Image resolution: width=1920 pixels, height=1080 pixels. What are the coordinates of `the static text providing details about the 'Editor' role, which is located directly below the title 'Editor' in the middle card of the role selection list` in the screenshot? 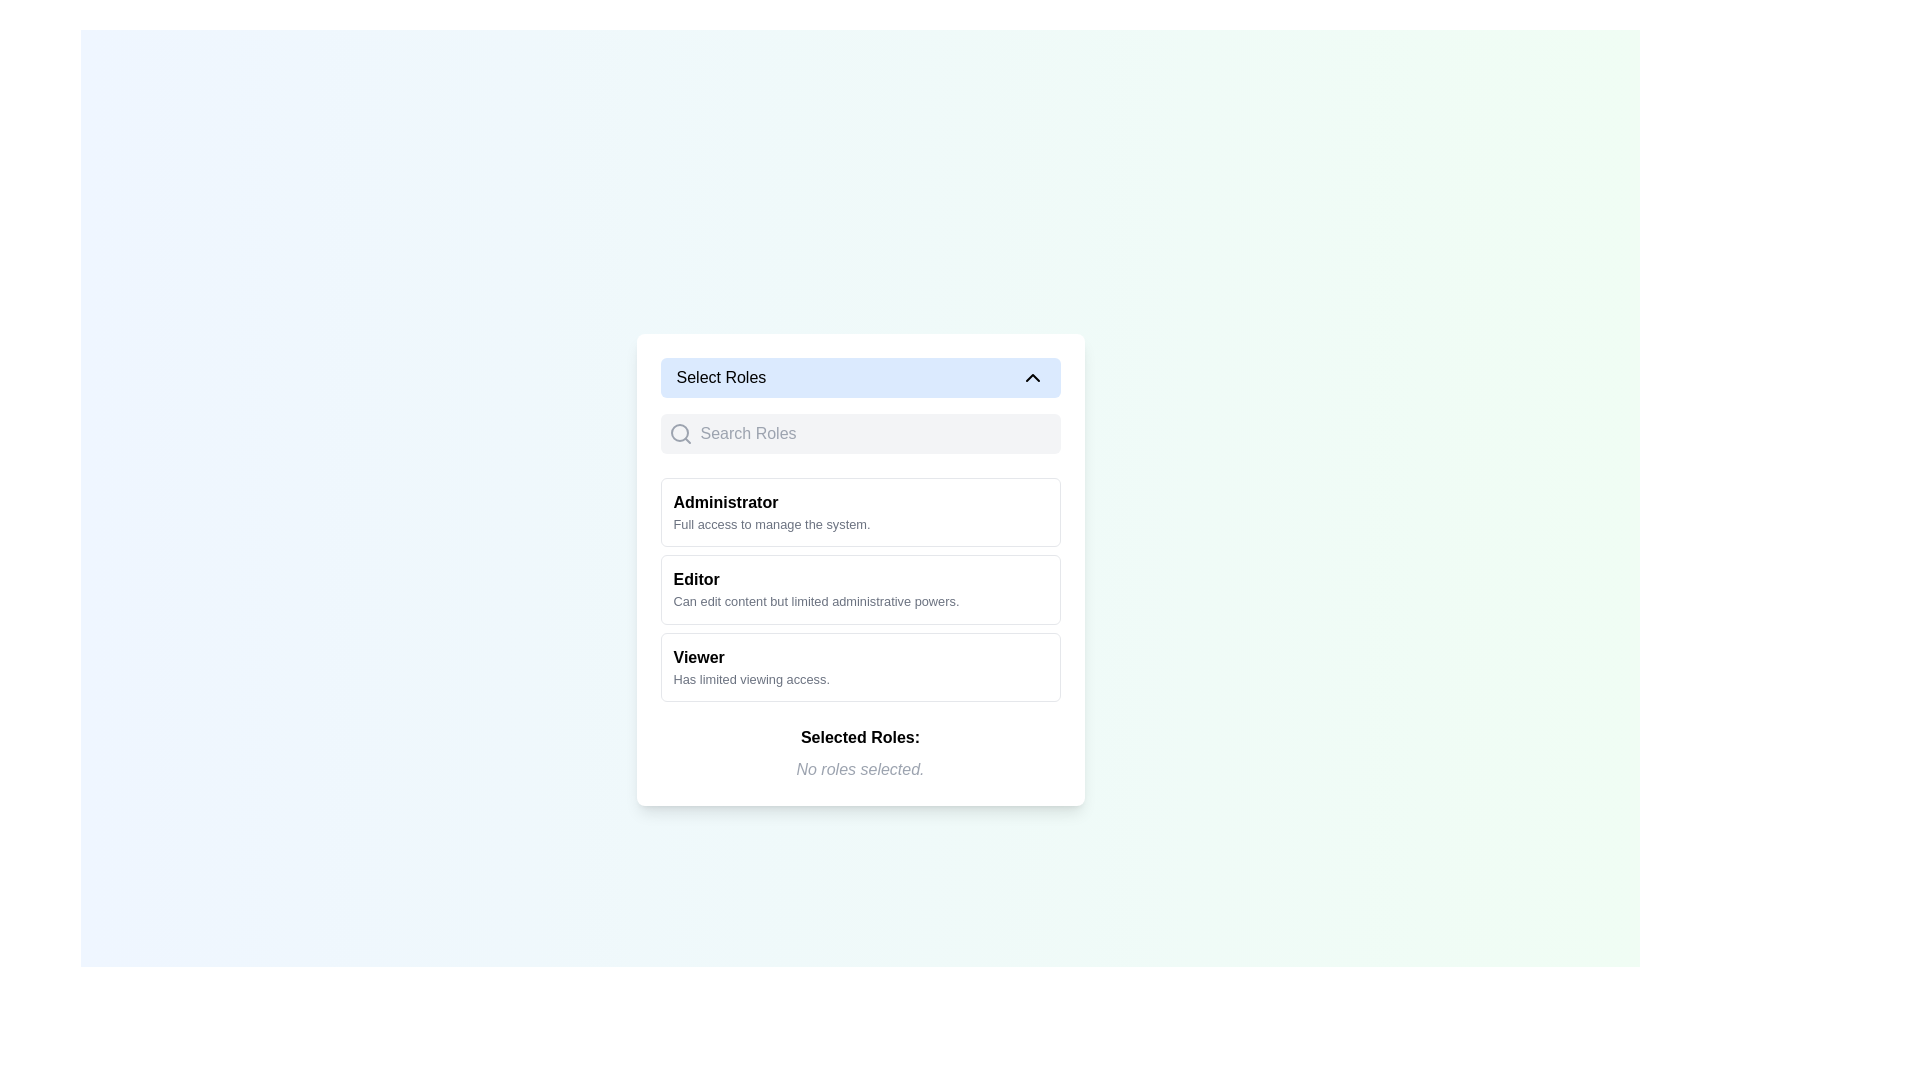 It's located at (816, 600).